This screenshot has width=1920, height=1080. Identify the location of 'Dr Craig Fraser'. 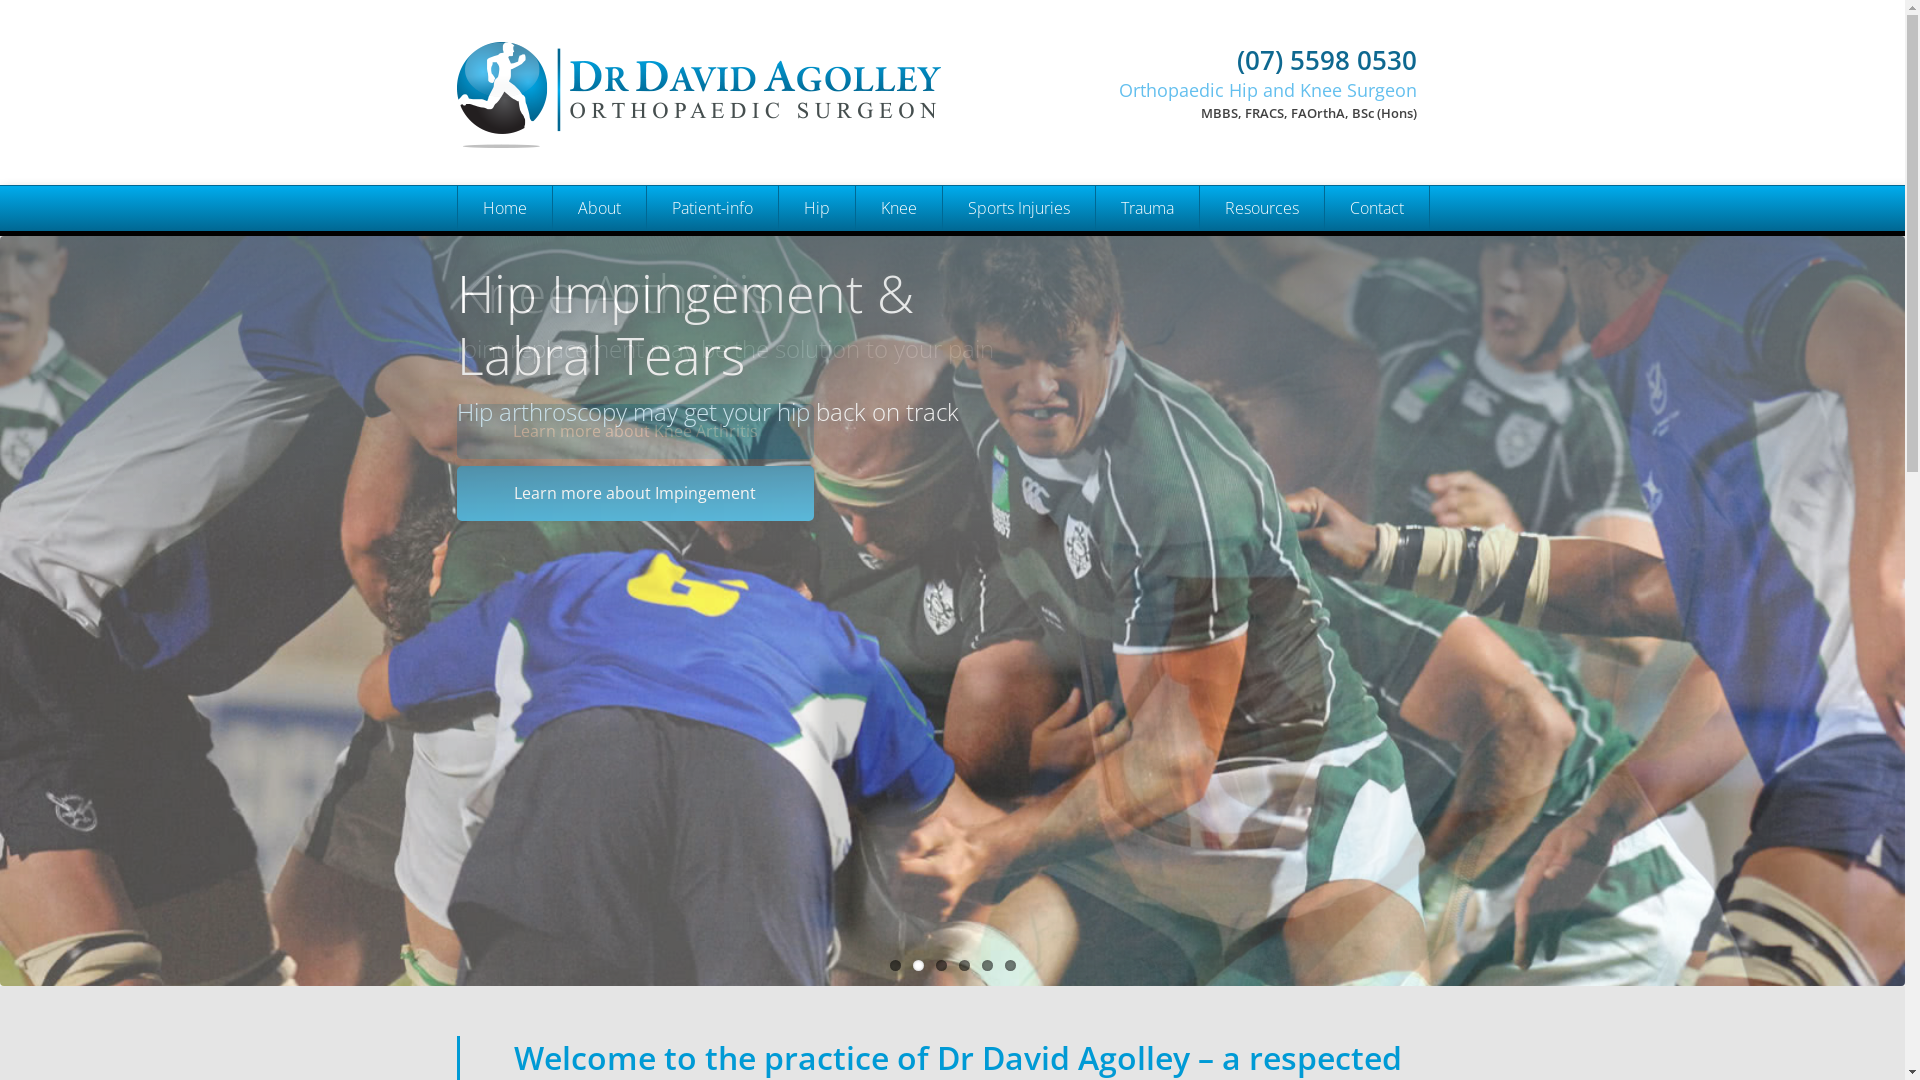
(598, 342).